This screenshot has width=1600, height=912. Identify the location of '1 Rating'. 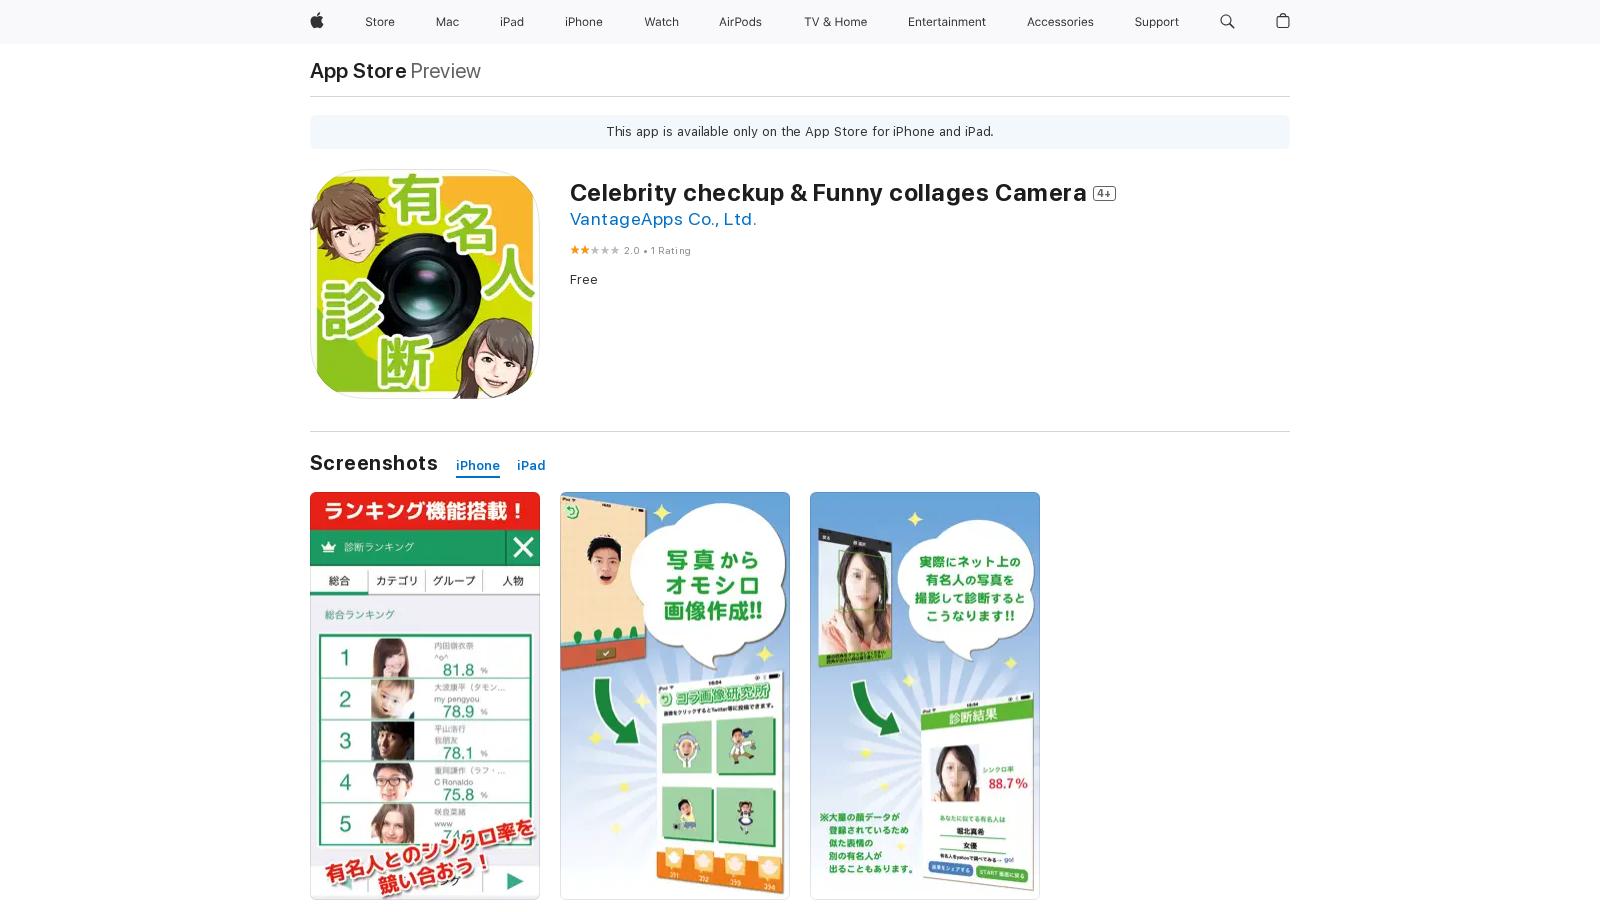
(670, 249).